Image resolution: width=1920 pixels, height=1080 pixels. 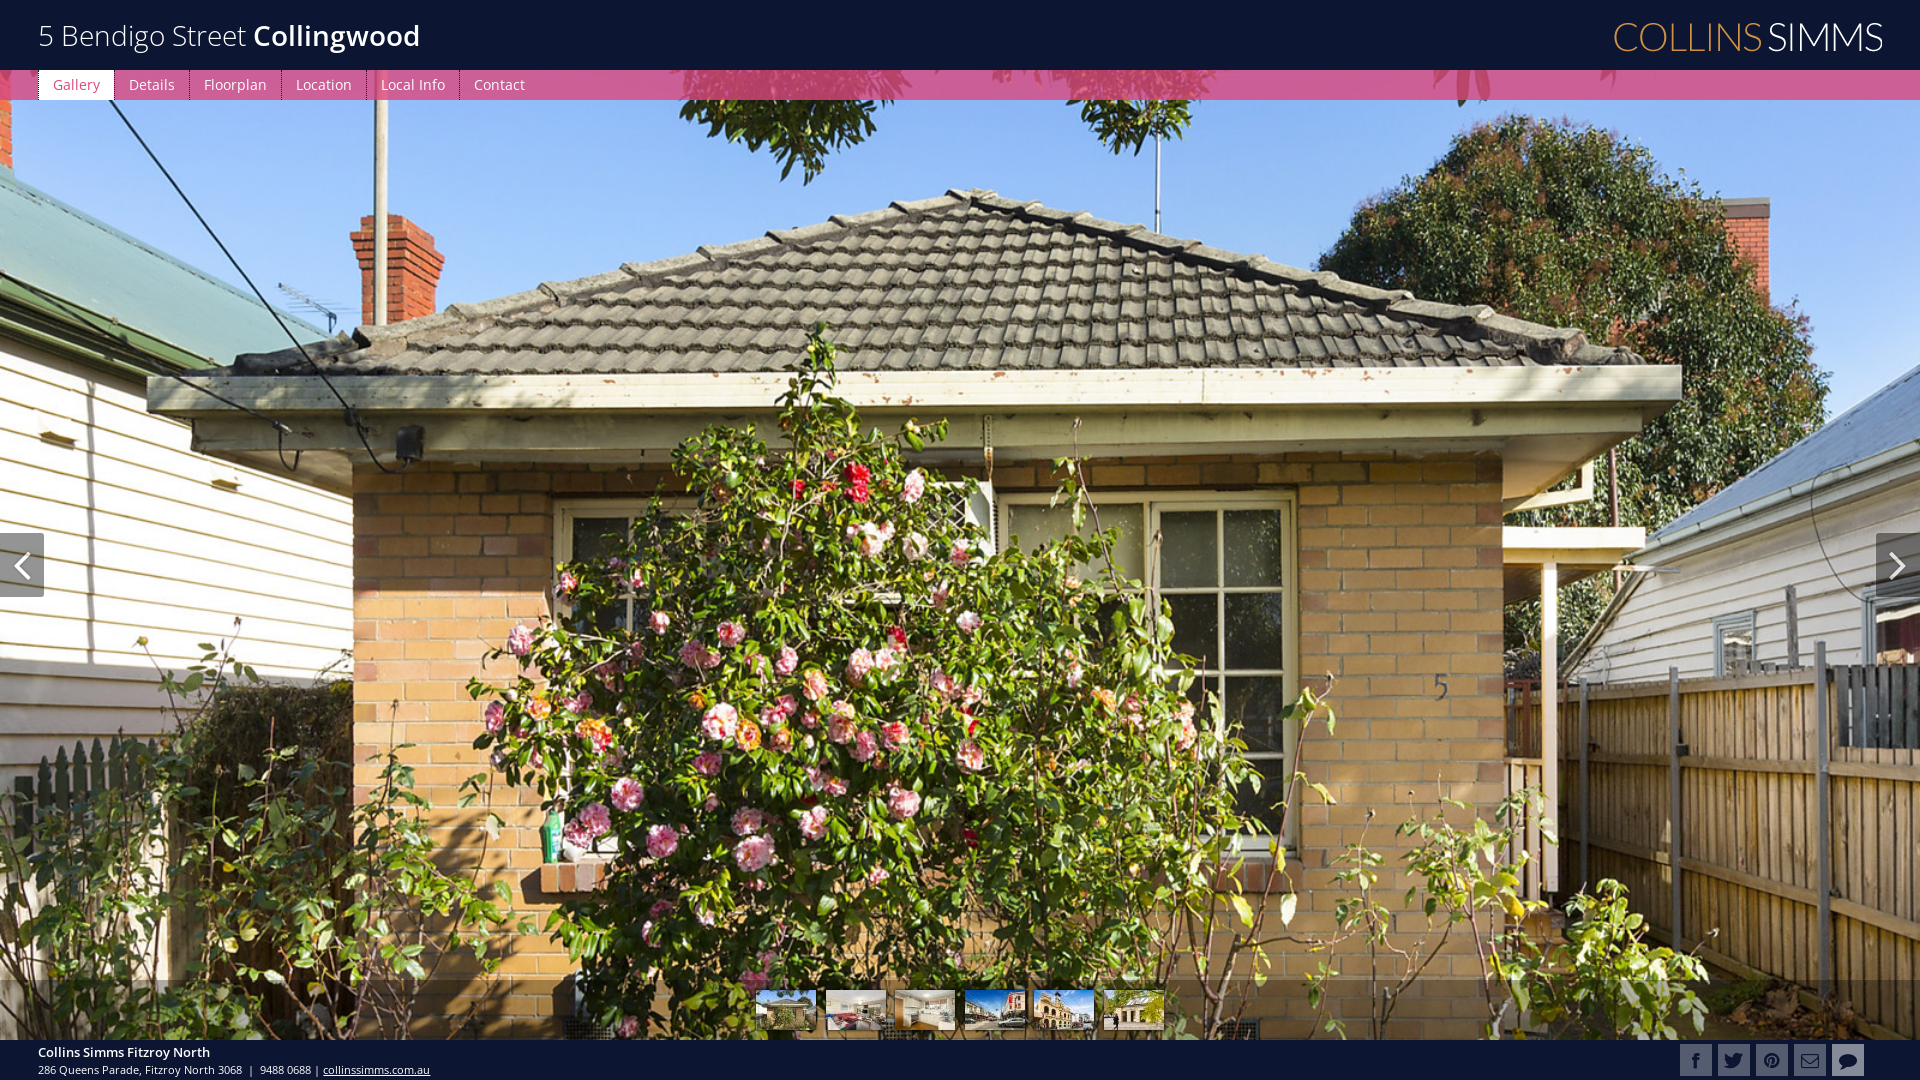 What do you see at coordinates (280, 83) in the screenshot?
I see `'Location'` at bounding box center [280, 83].